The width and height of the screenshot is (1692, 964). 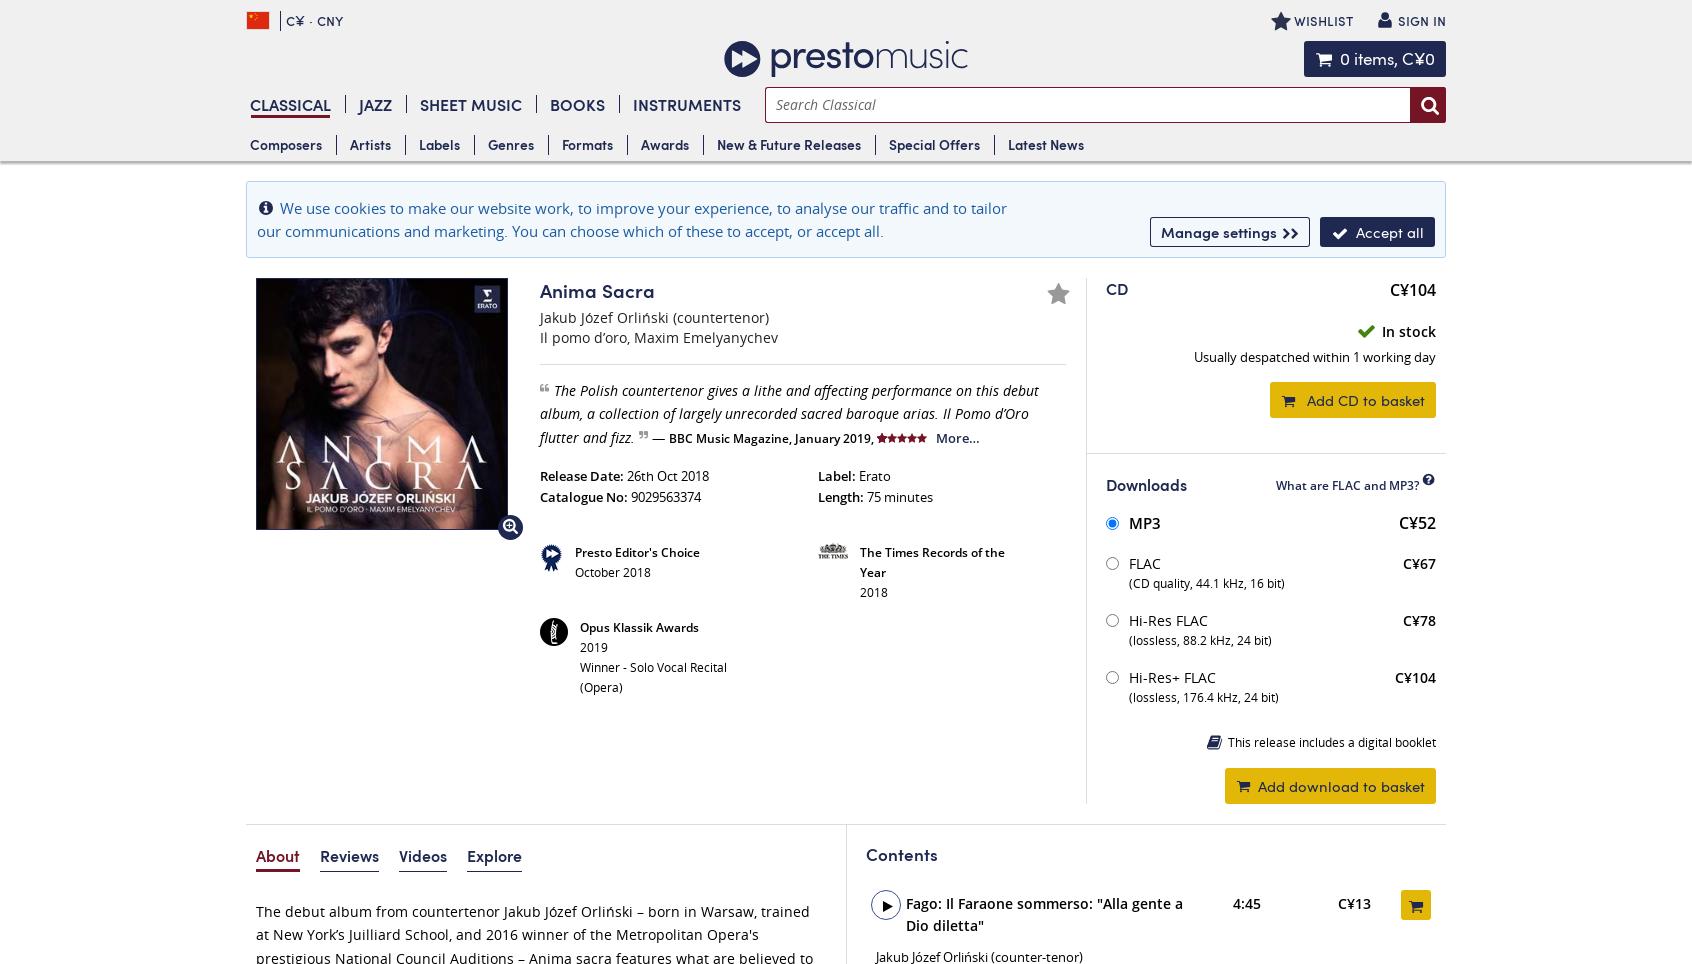 What do you see at coordinates (638, 627) in the screenshot?
I see `'Opus Klassik Awards'` at bounding box center [638, 627].